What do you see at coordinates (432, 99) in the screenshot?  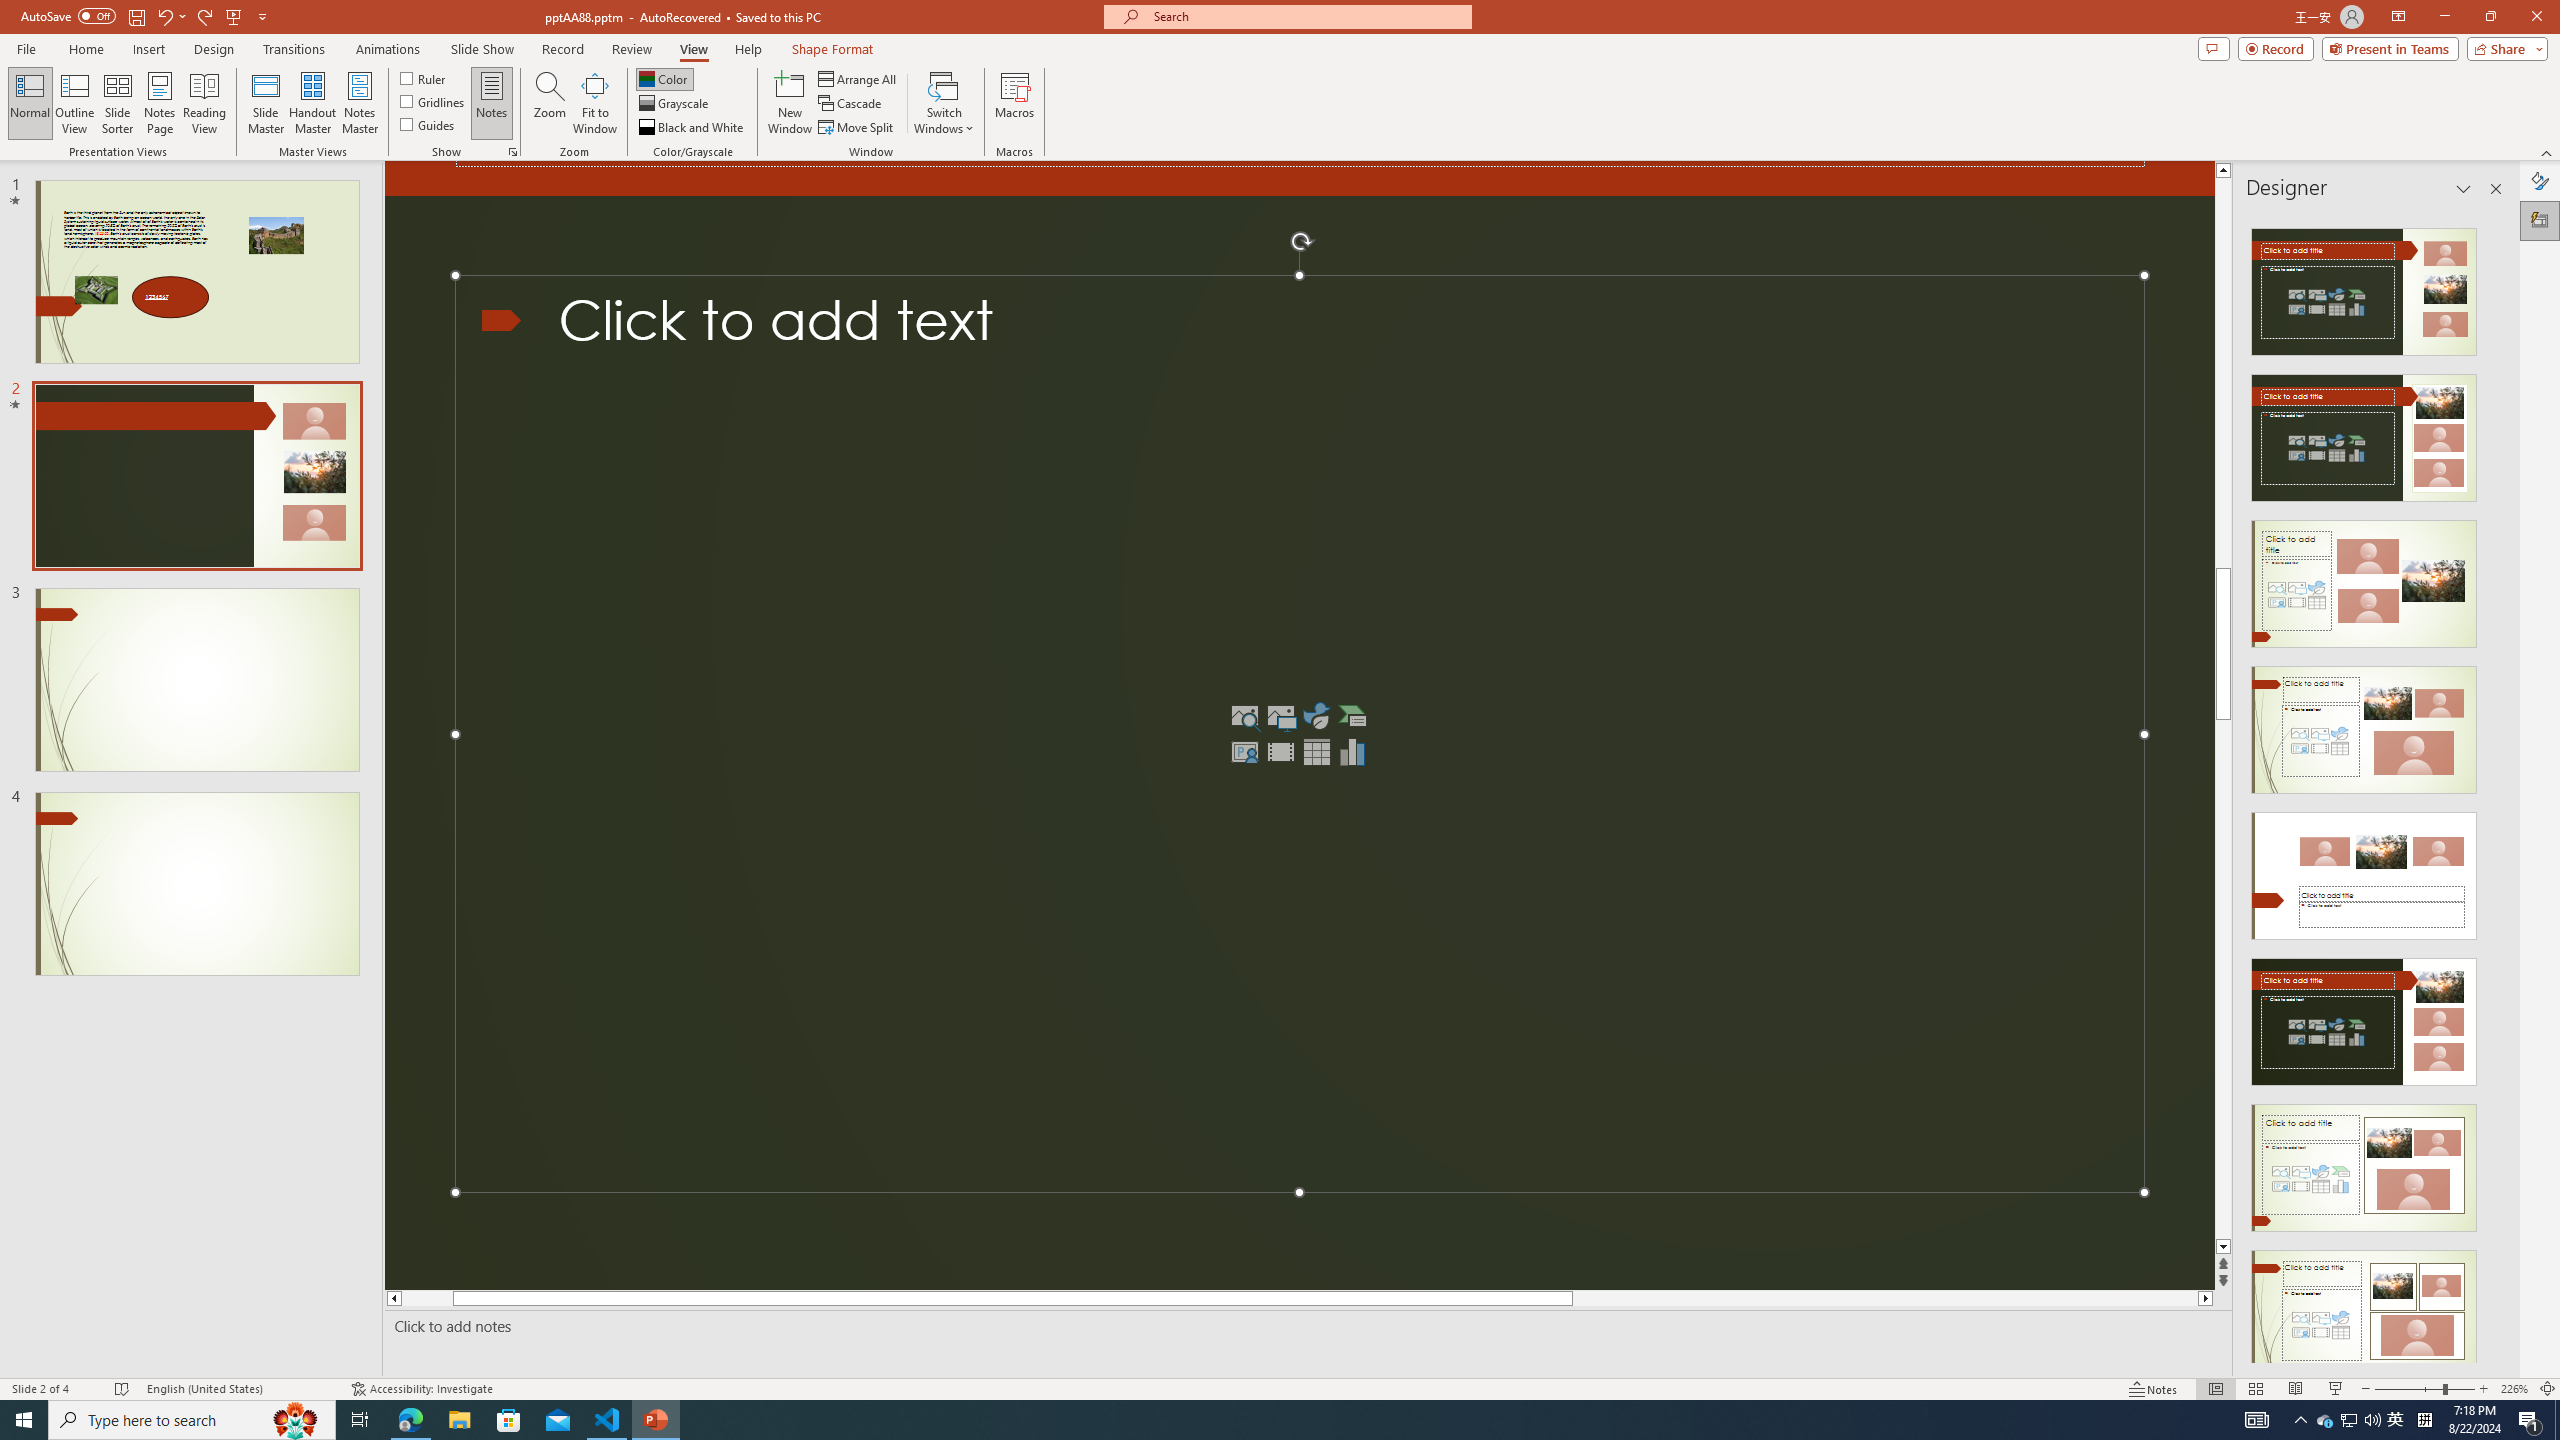 I see `'Gridlines'` at bounding box center [432, 99].